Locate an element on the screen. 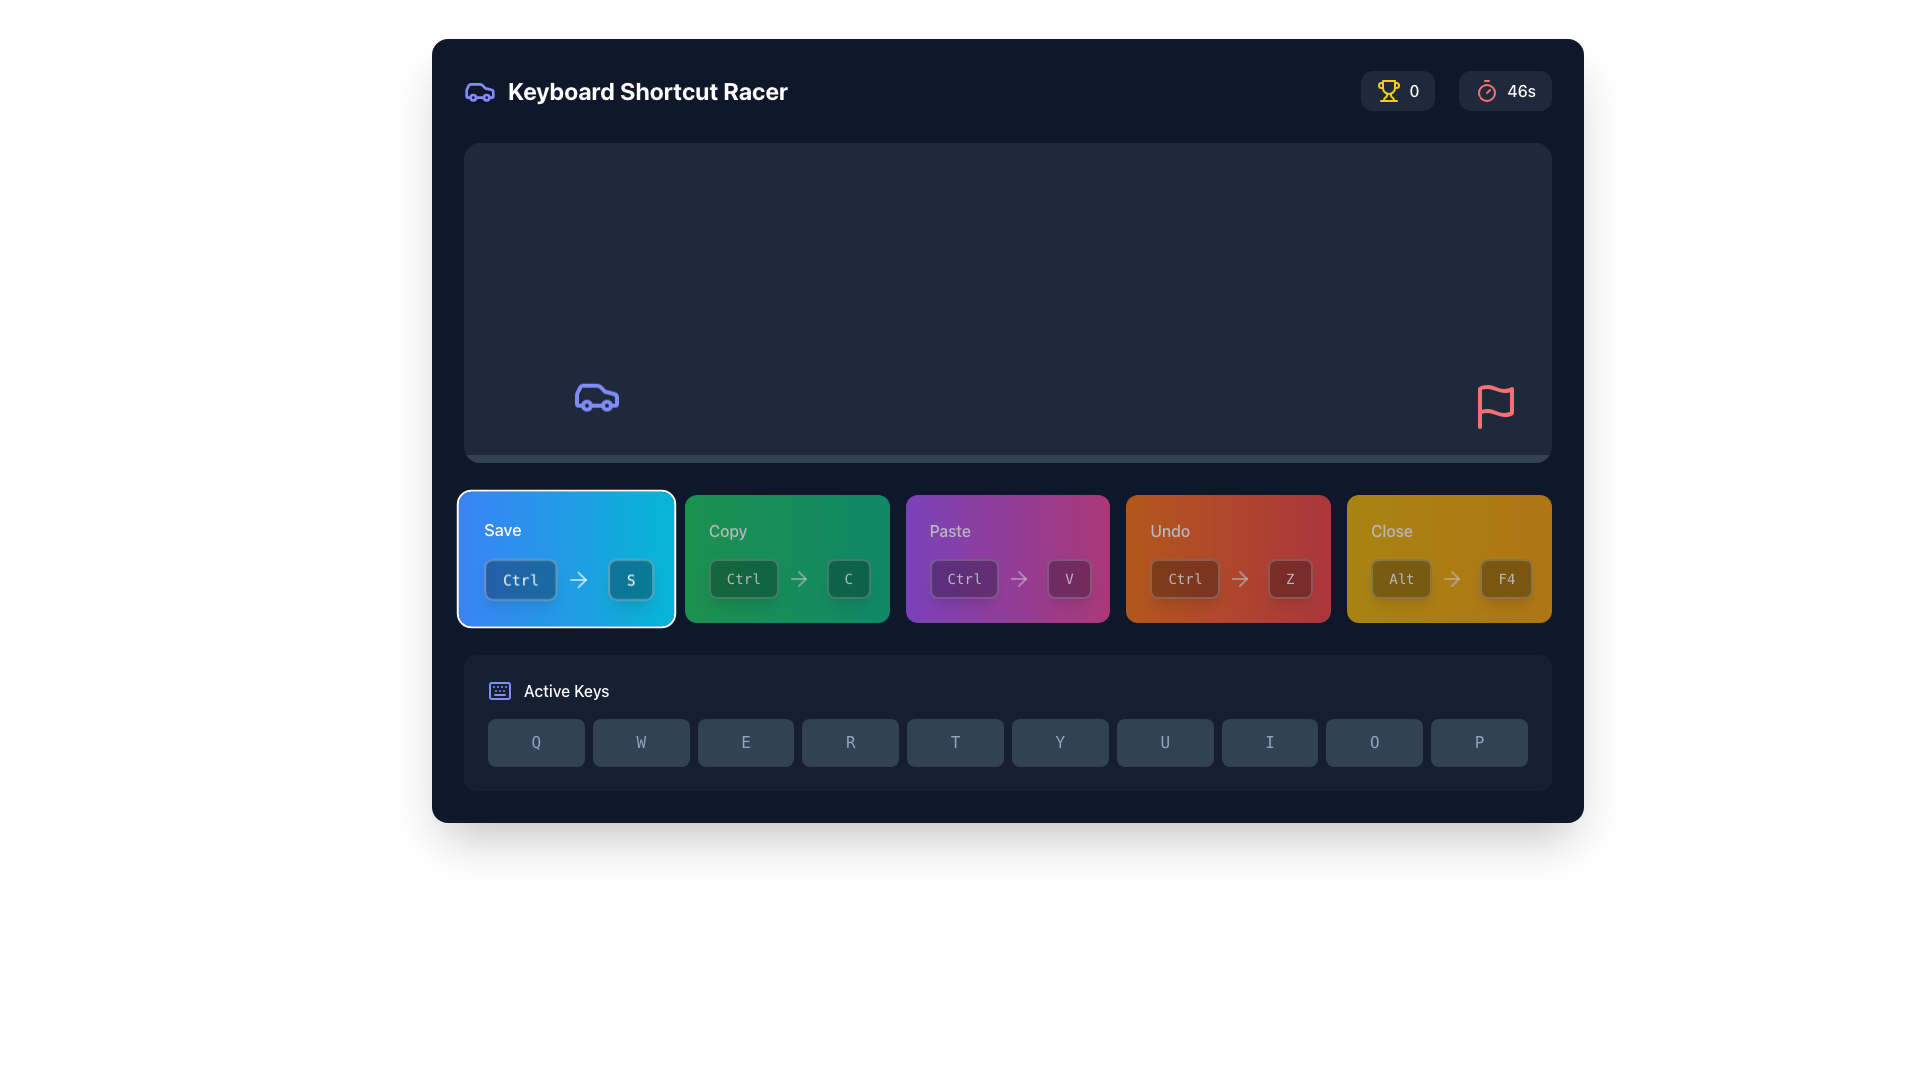 Image resolution: width=1920 pixels, height=1080 pixels. the Text label indicating the 'Ctrl + S' keyboard shortcut within the blue 'Save' button is located at coordinates (541, 579).